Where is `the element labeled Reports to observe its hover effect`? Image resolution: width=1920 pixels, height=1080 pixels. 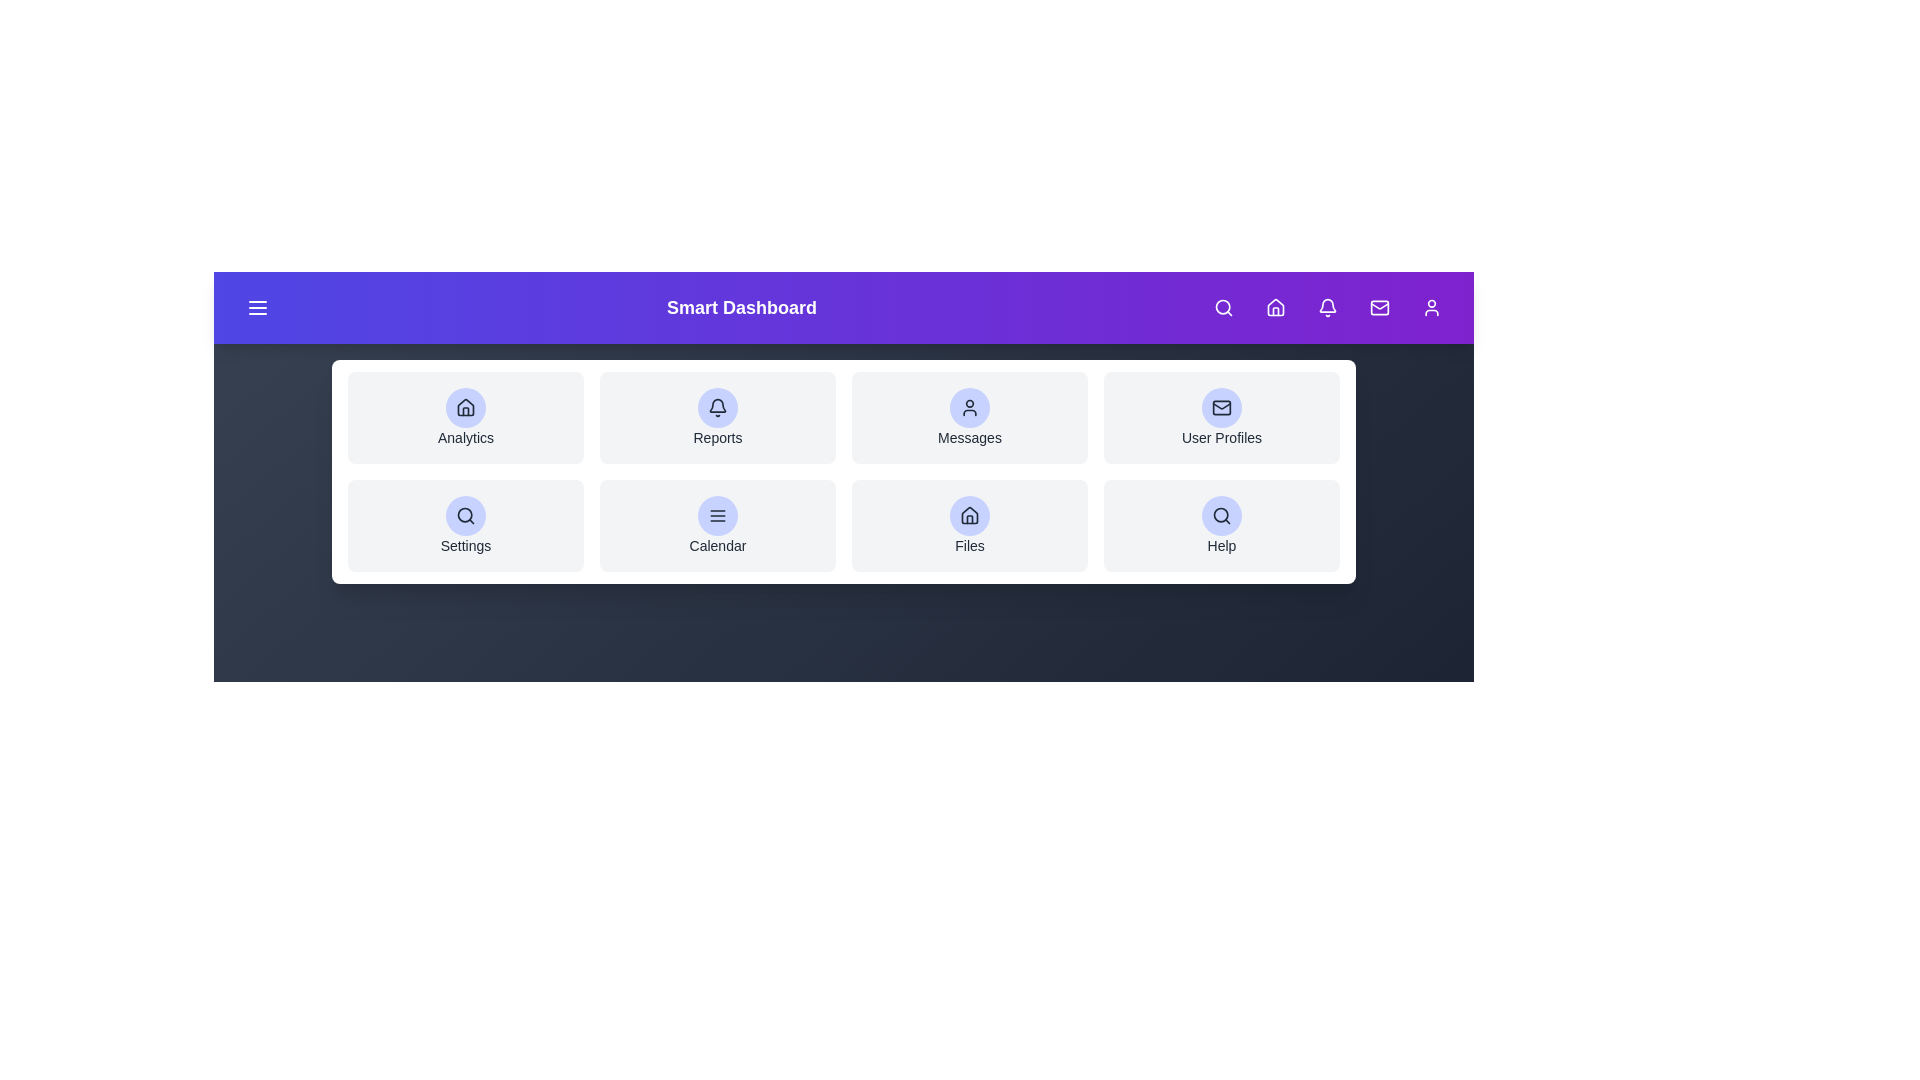 the element labeled Reports to observe its hover effect is located at coordinates (718, 416).